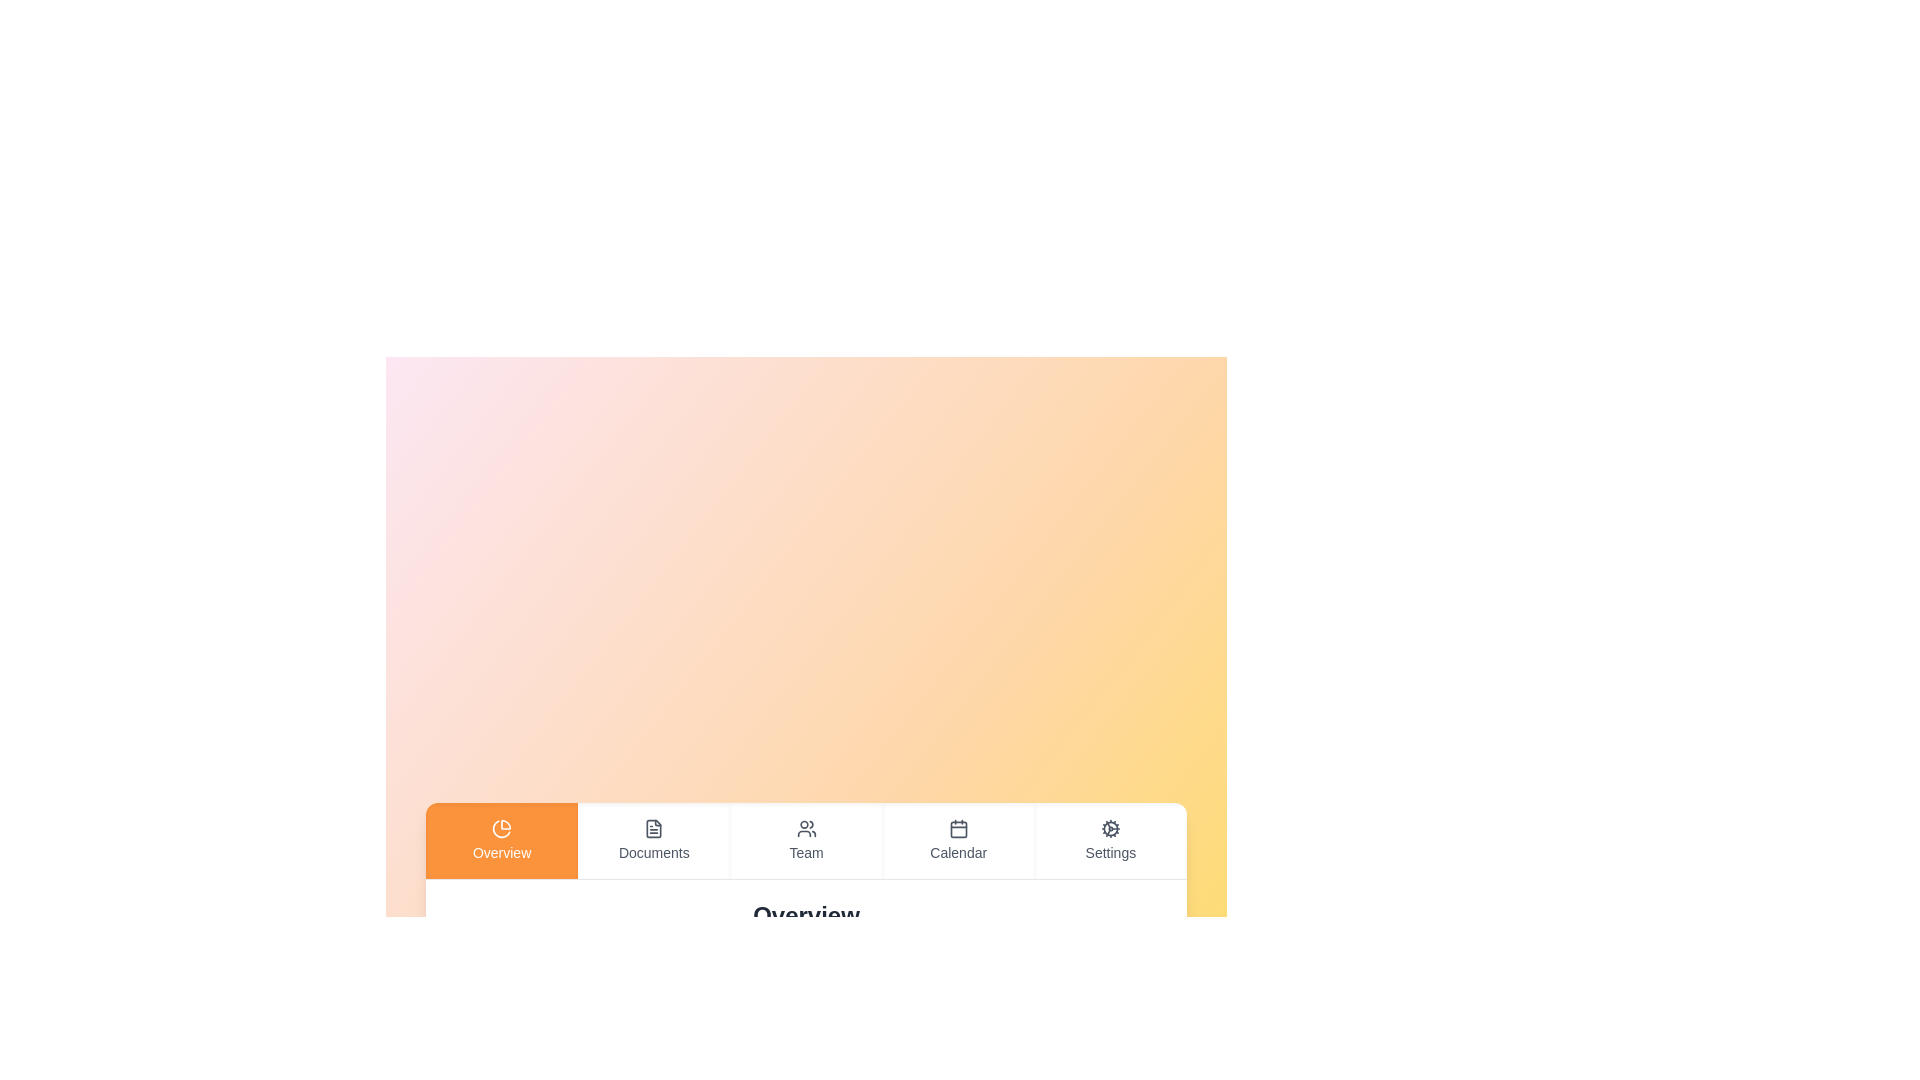 Image resolution: width=1920 pixels, height=1080 pixels. Describe the element at coordinates (806, 840) in the screenshot. I see `the 'Team' navigation button located in the bottom navigation bar, which is the third button from the left, to initiate any hover effects` at that location.